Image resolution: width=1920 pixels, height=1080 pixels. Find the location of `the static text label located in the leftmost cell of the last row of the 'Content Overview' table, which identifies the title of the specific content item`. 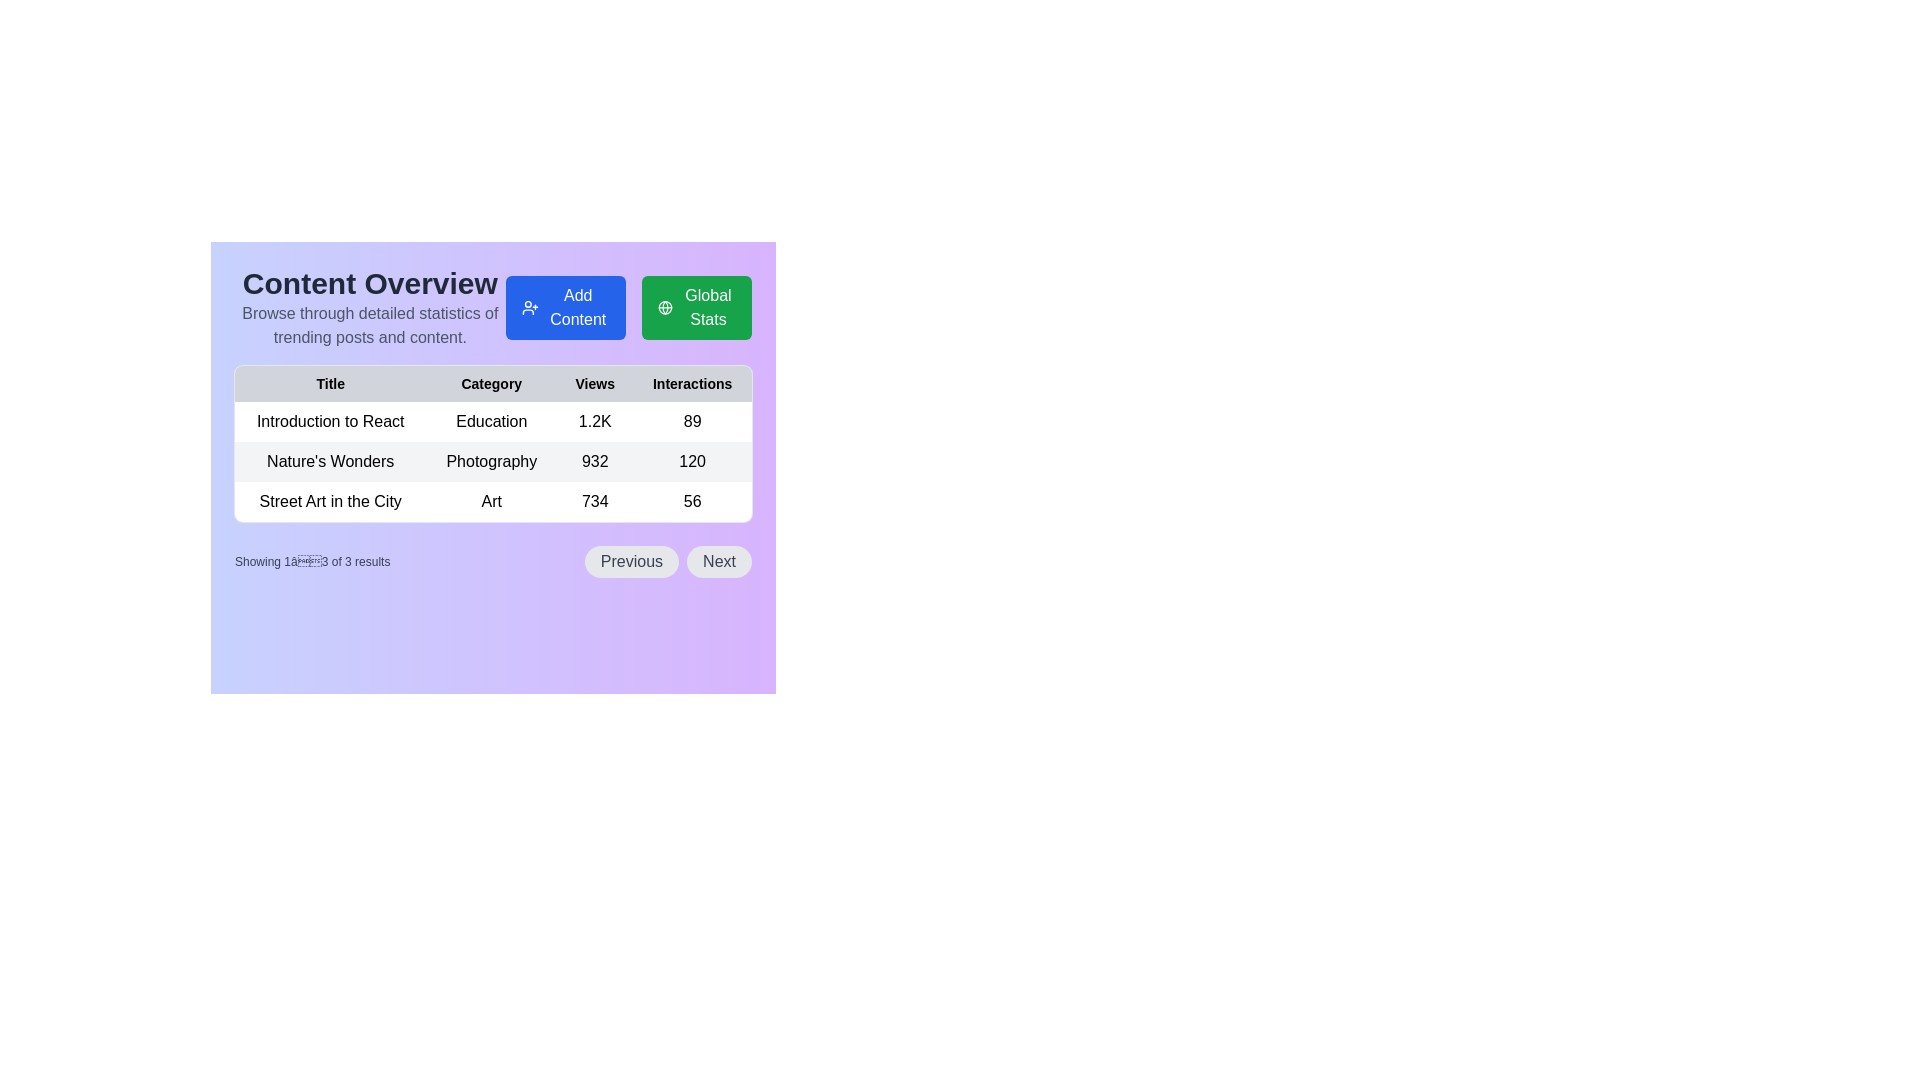

the static text label located in the leftmost cell of the last row of the 'Content Overview' table, which identifies the title of the specific content item is located at coordinates (330, 500).